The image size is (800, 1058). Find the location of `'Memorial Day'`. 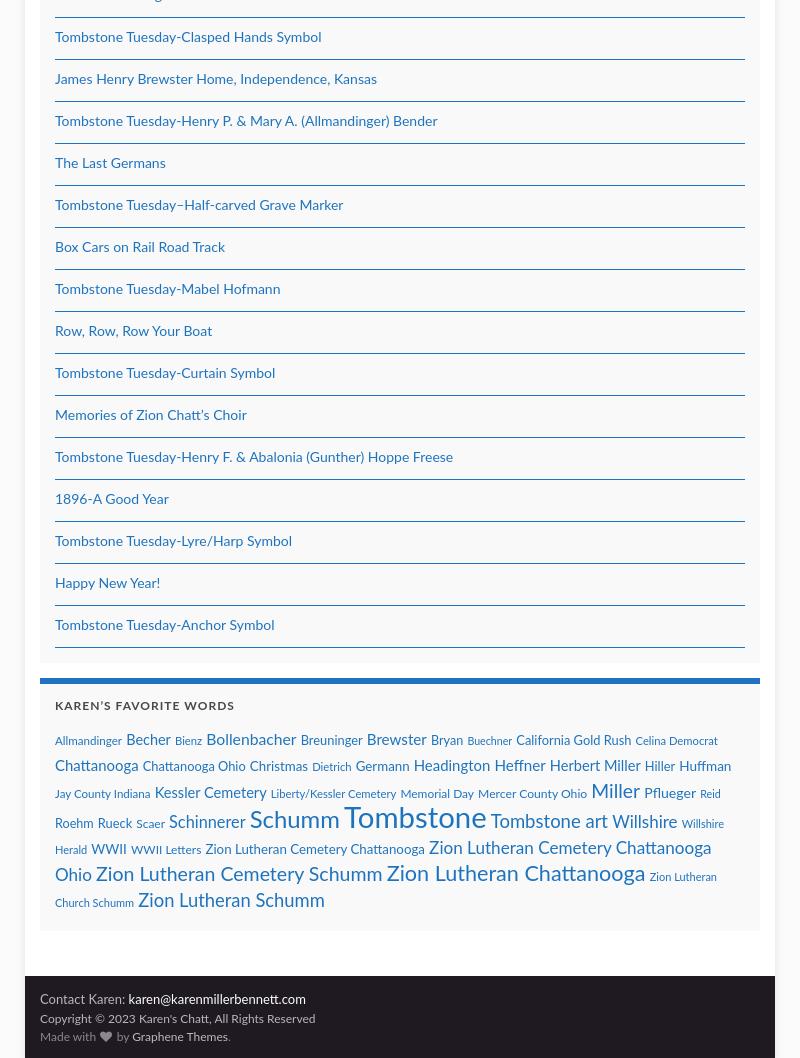

'Memorial Day' is located at coordinates (400, 794).